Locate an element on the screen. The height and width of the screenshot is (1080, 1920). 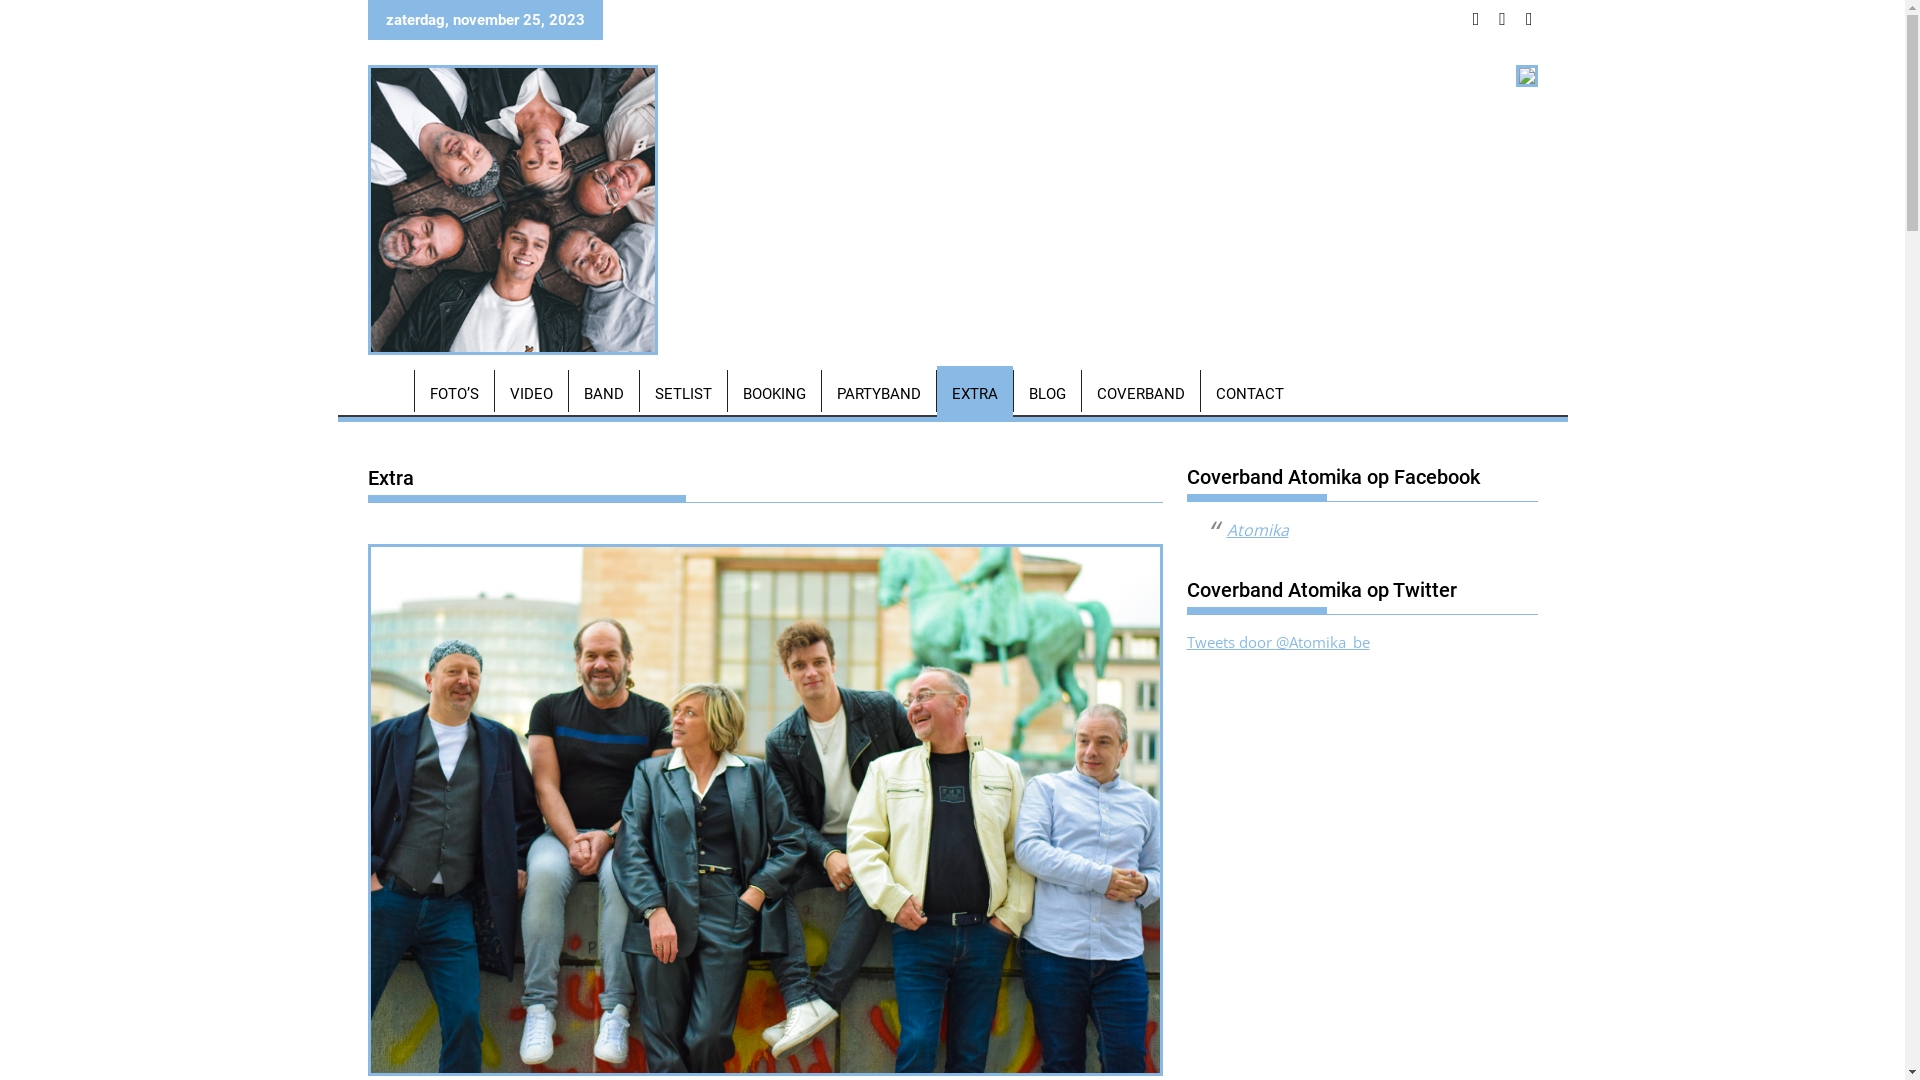
'SETLIST' is located at coordinates (683, 393).